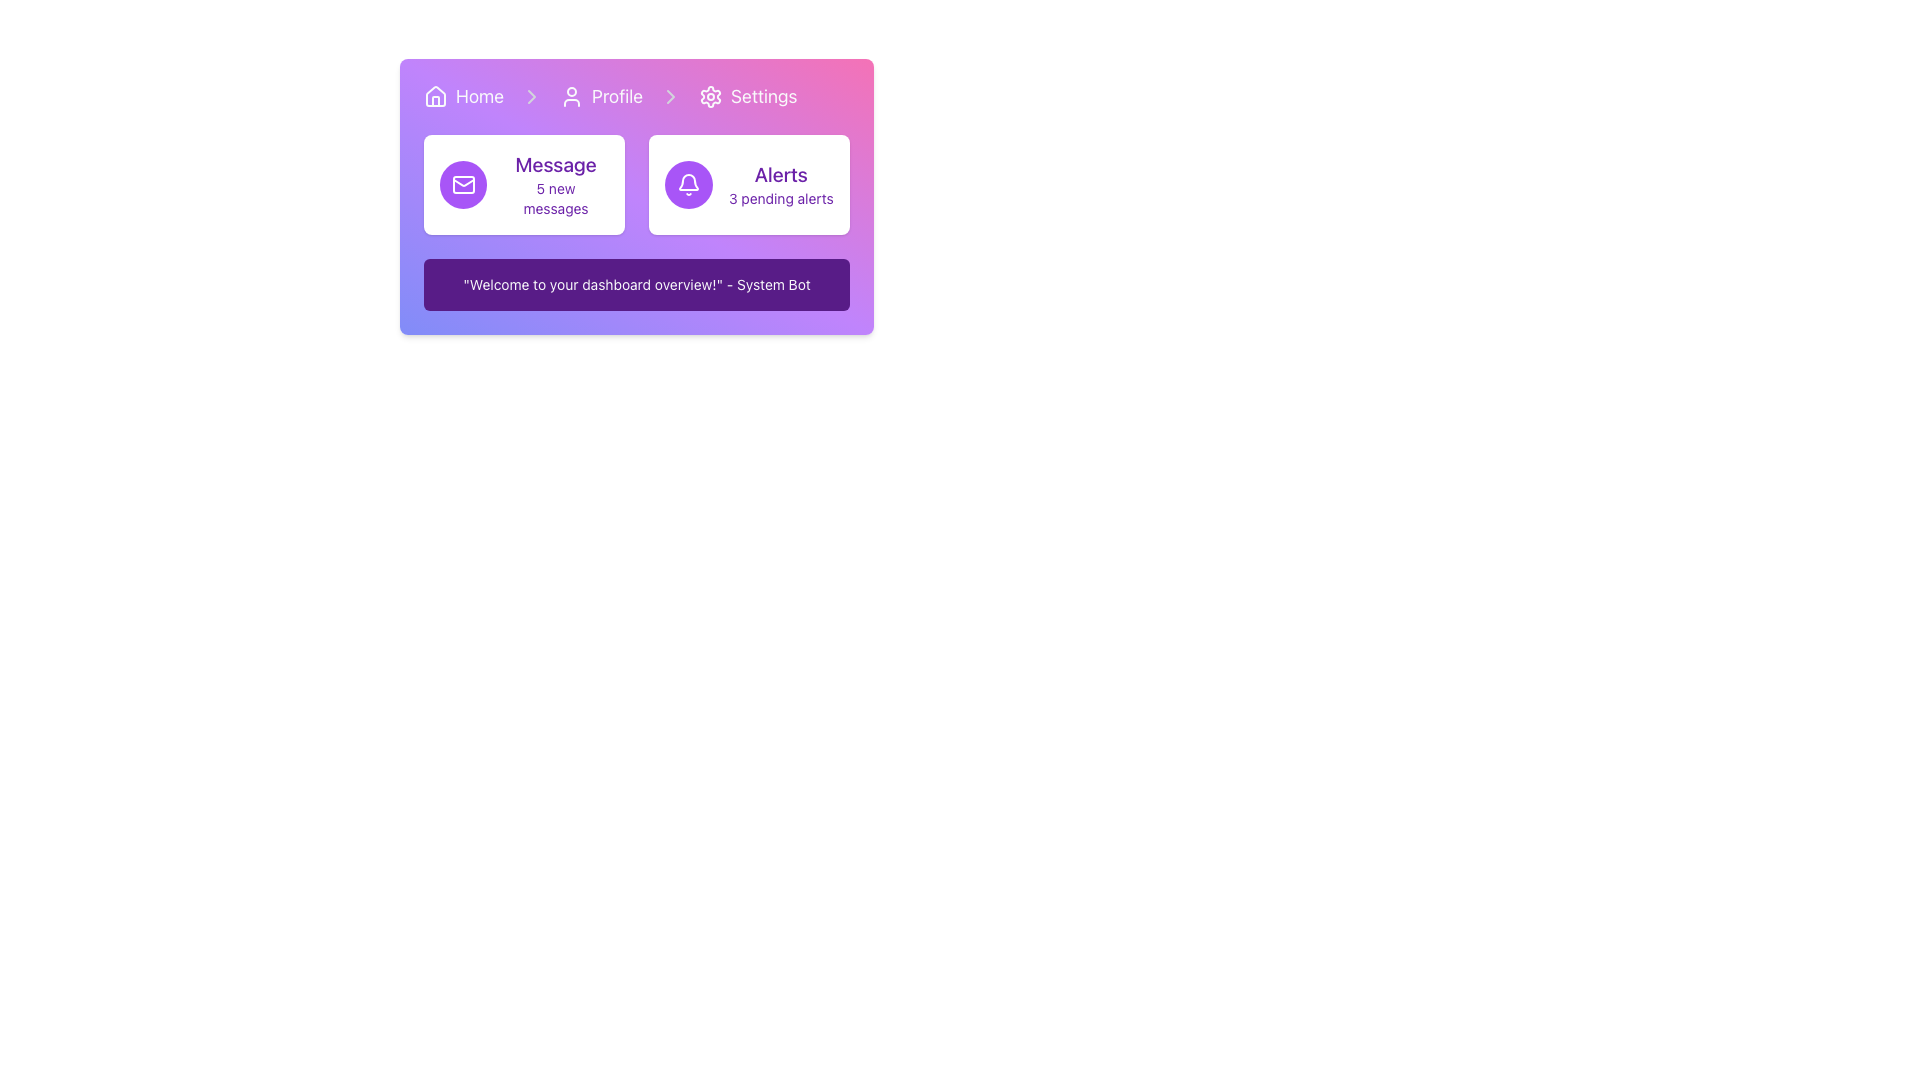  Describe the element at coordinates (636, 96) in the screenshot. I see `the 'Profile' hyperlink in the breadcrumb navigation bar` at that location.